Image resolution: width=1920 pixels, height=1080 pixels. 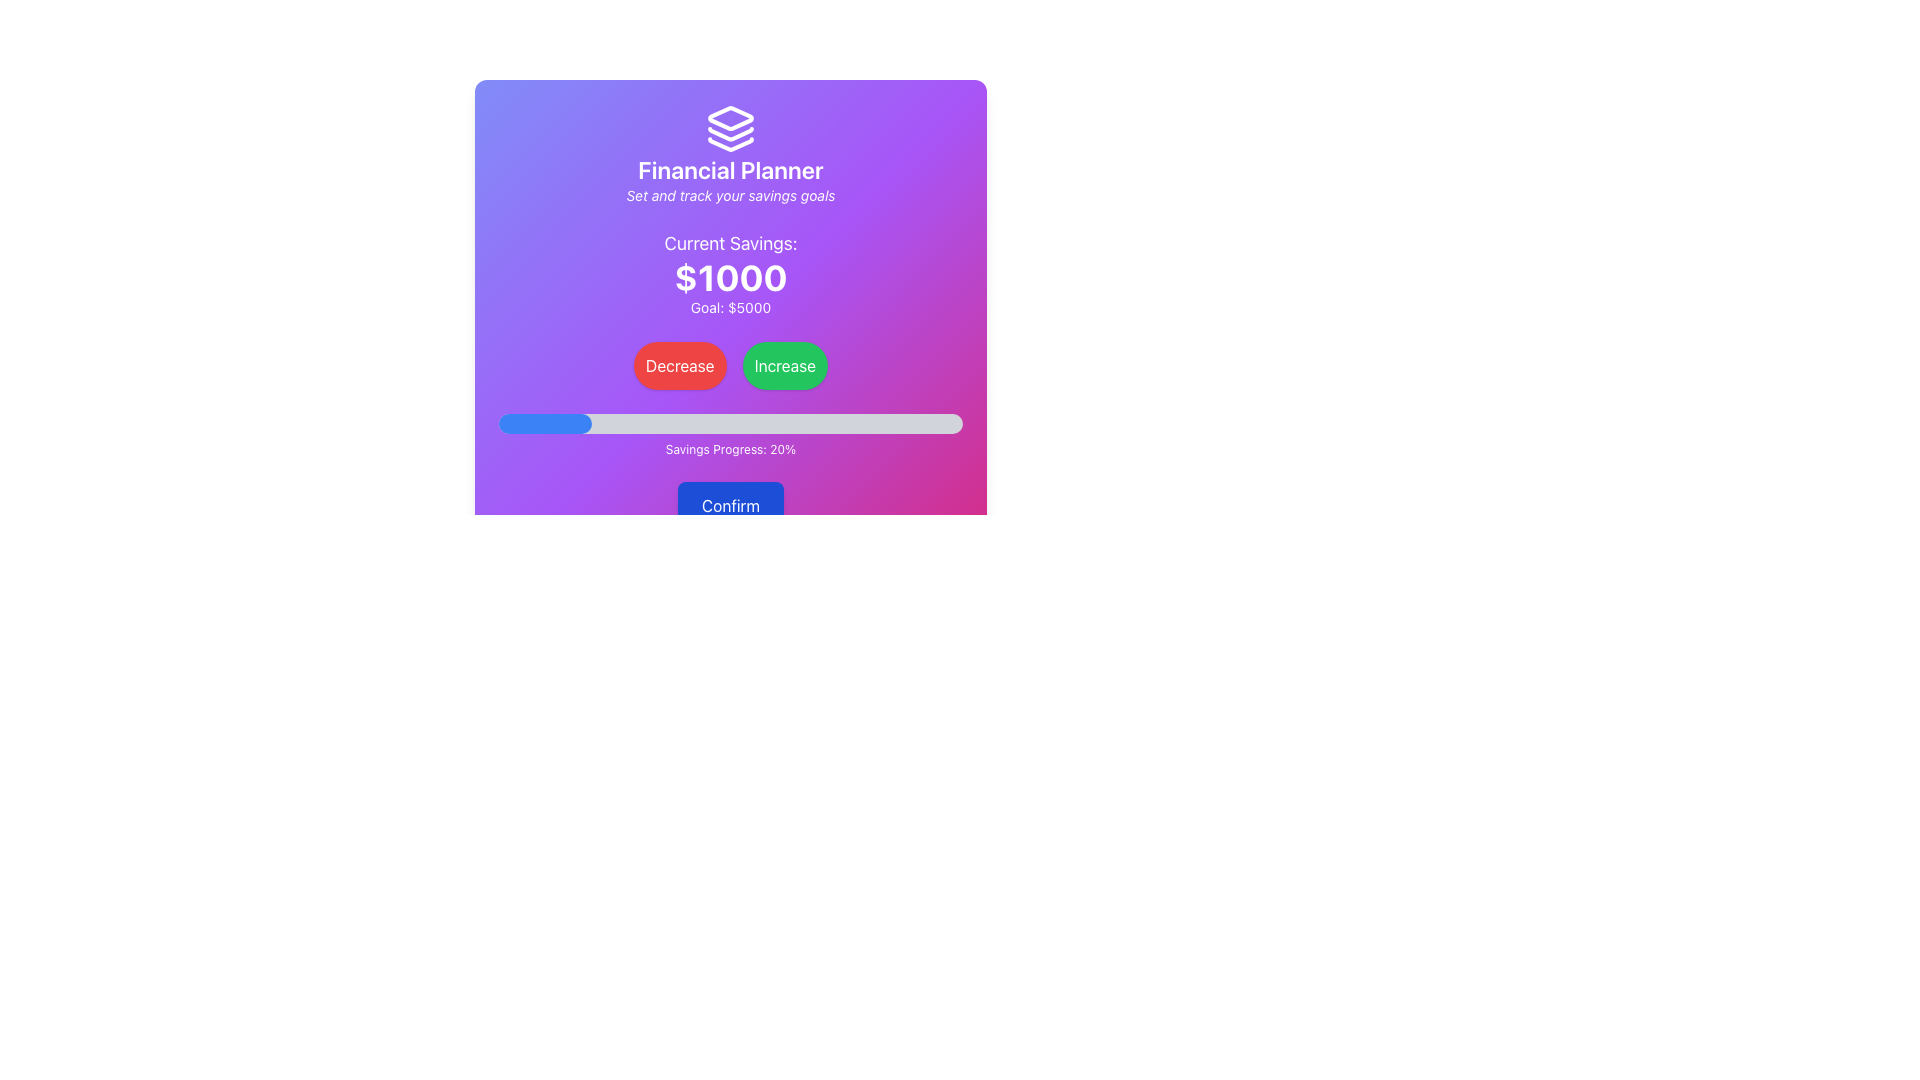 What do you see at coordinates (729, 277) in the screenshot?
I see `the text label displaying '$1000' in large, bold, white font, located within the 'Current Savings:' section` at bounding box center [729, 277].